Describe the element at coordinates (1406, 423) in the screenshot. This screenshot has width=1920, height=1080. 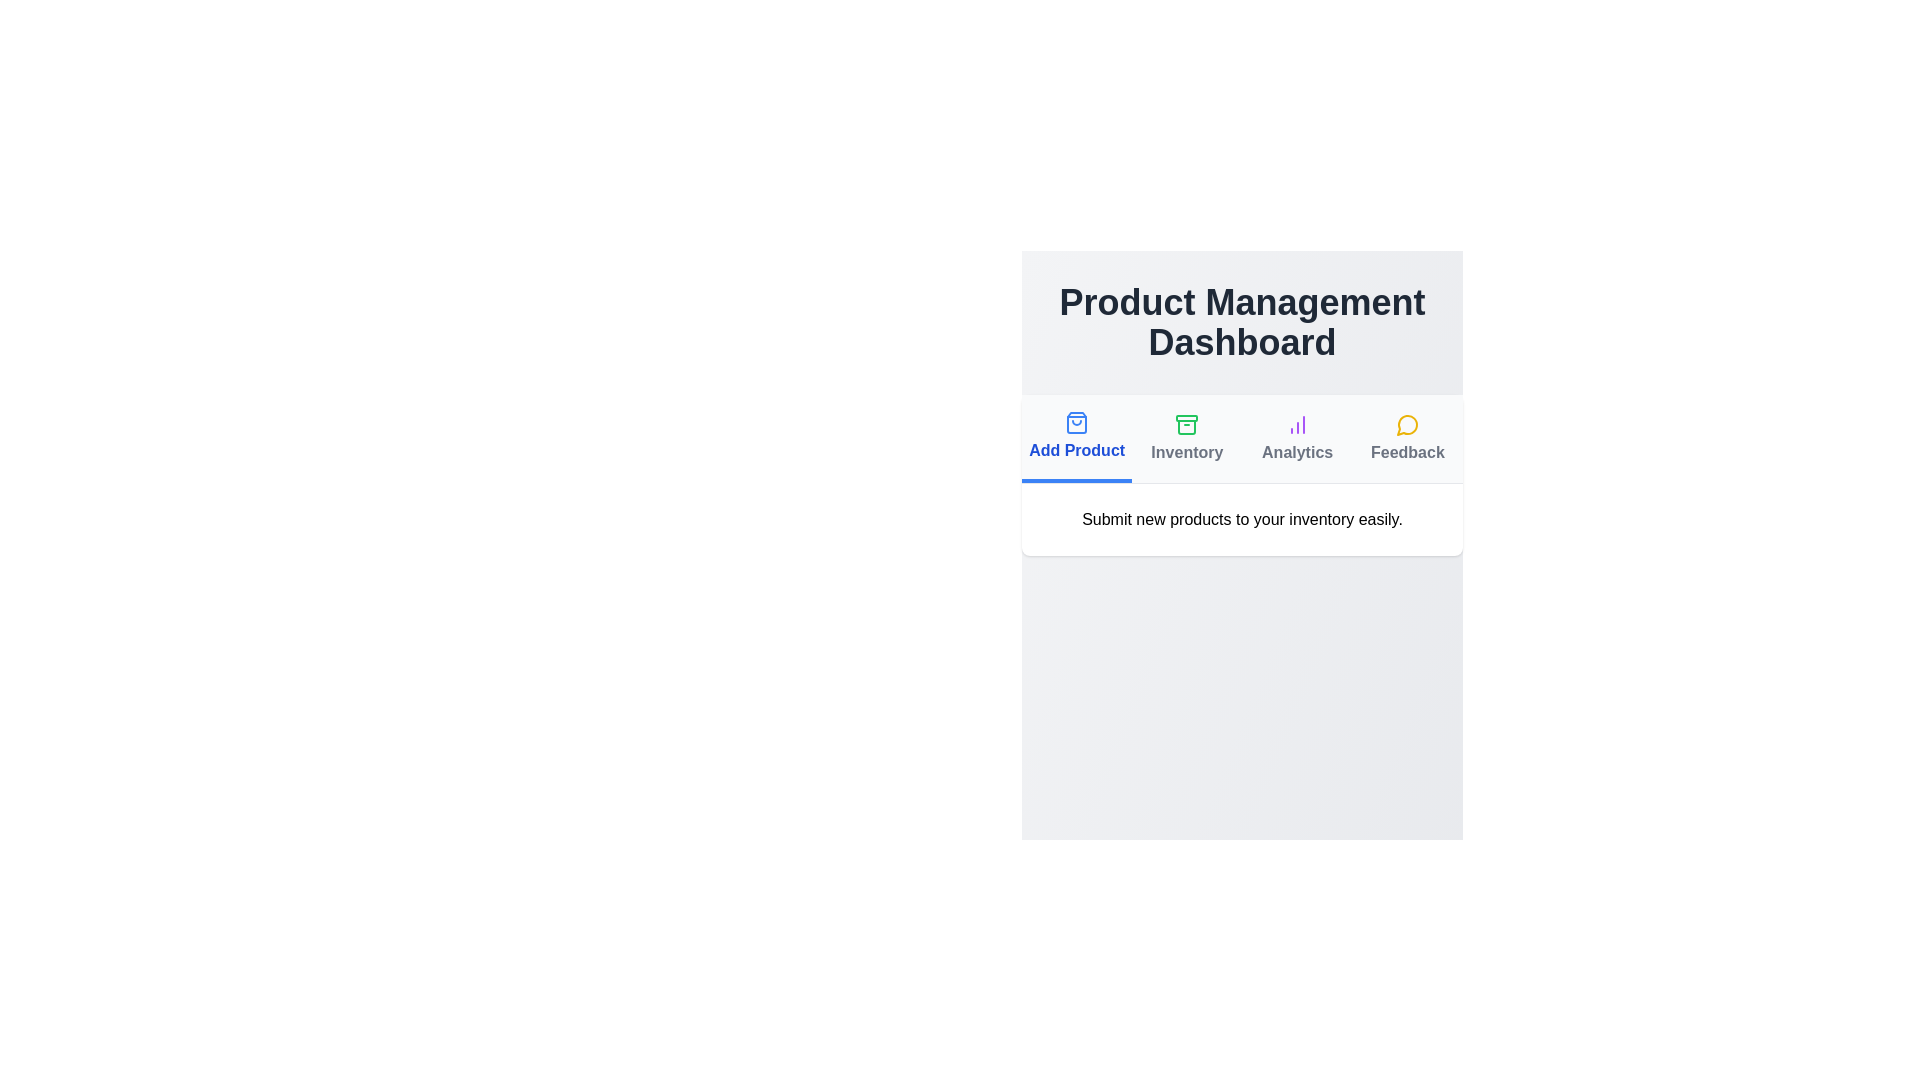
I see `the SVG icon component located at the top-right corner of the main interface, which serves as a clickable icon for feedback interaction` at that location.